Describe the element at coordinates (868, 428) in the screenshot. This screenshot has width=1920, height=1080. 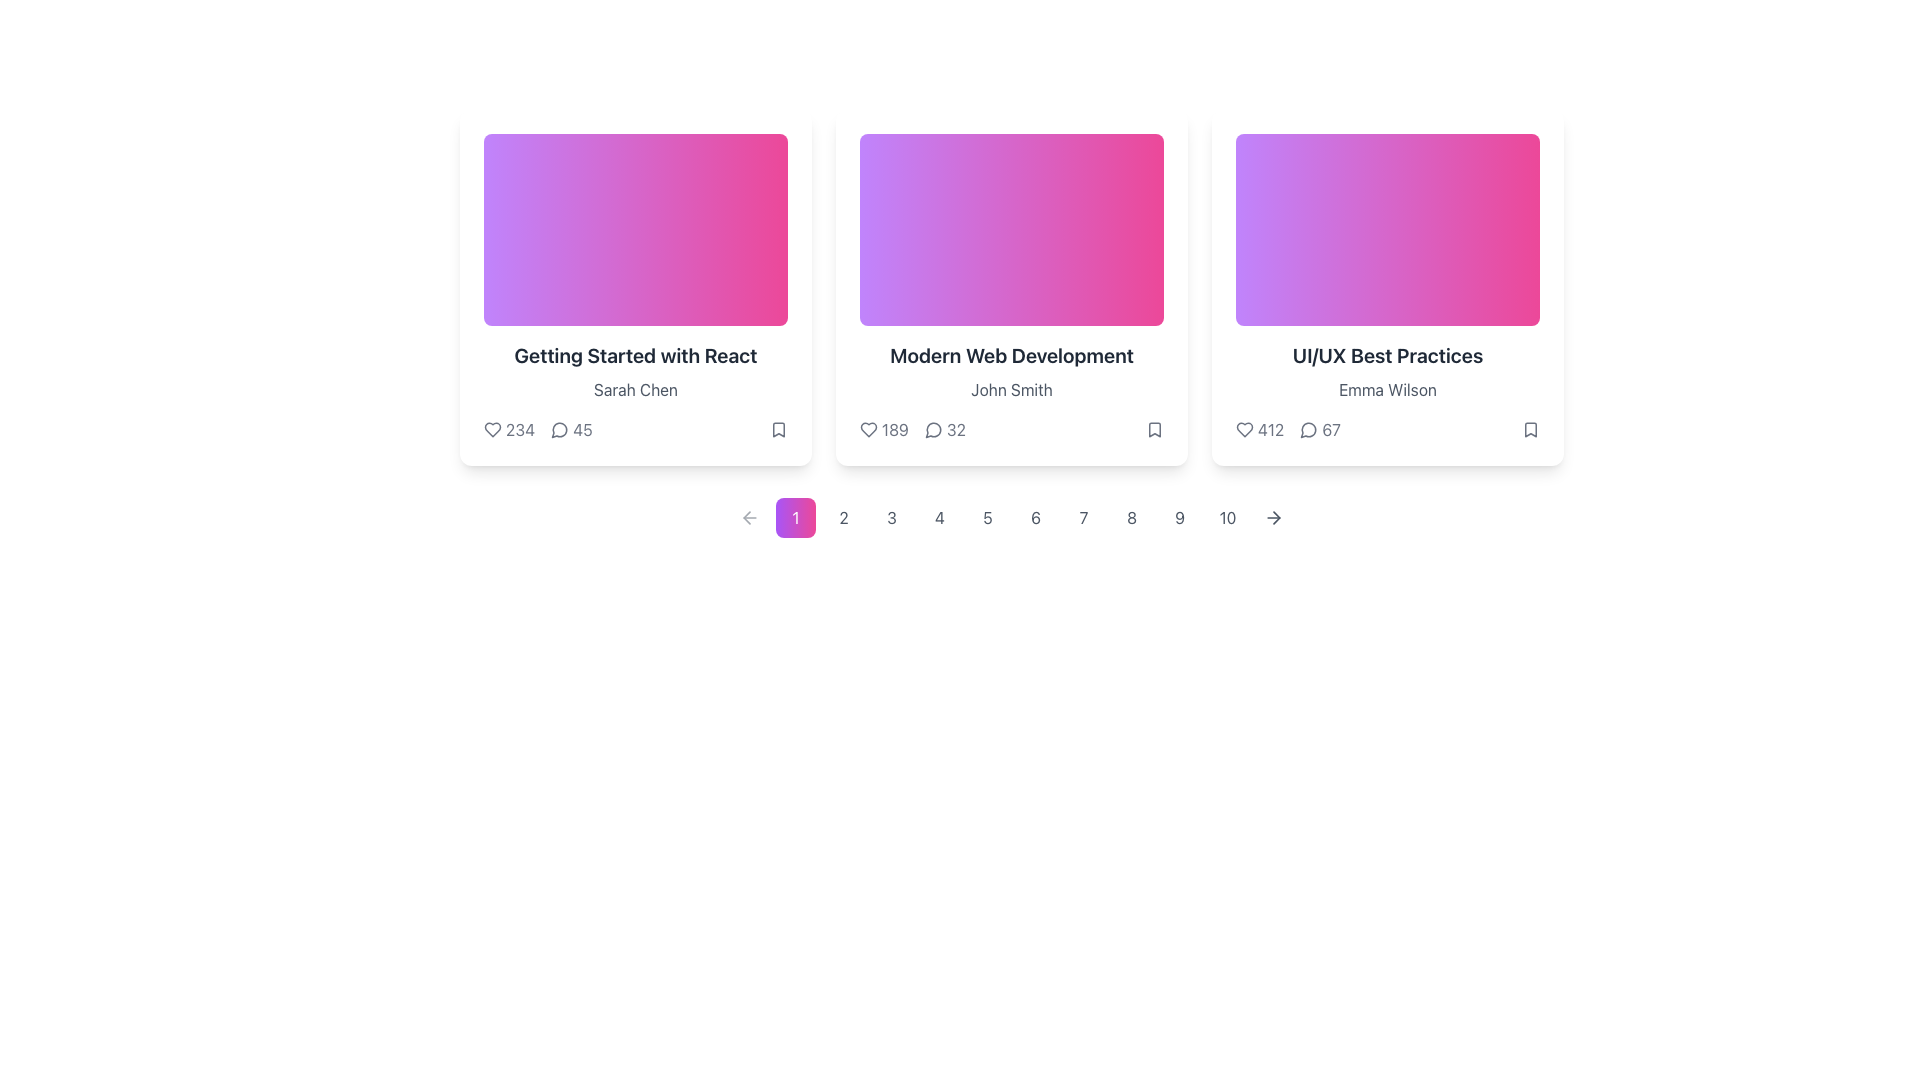
I see `the heart icon, which is an outlined heart shape symbolizing liking or favoriting content, located in the second card from the left on the top row of the interface grid` at that location.